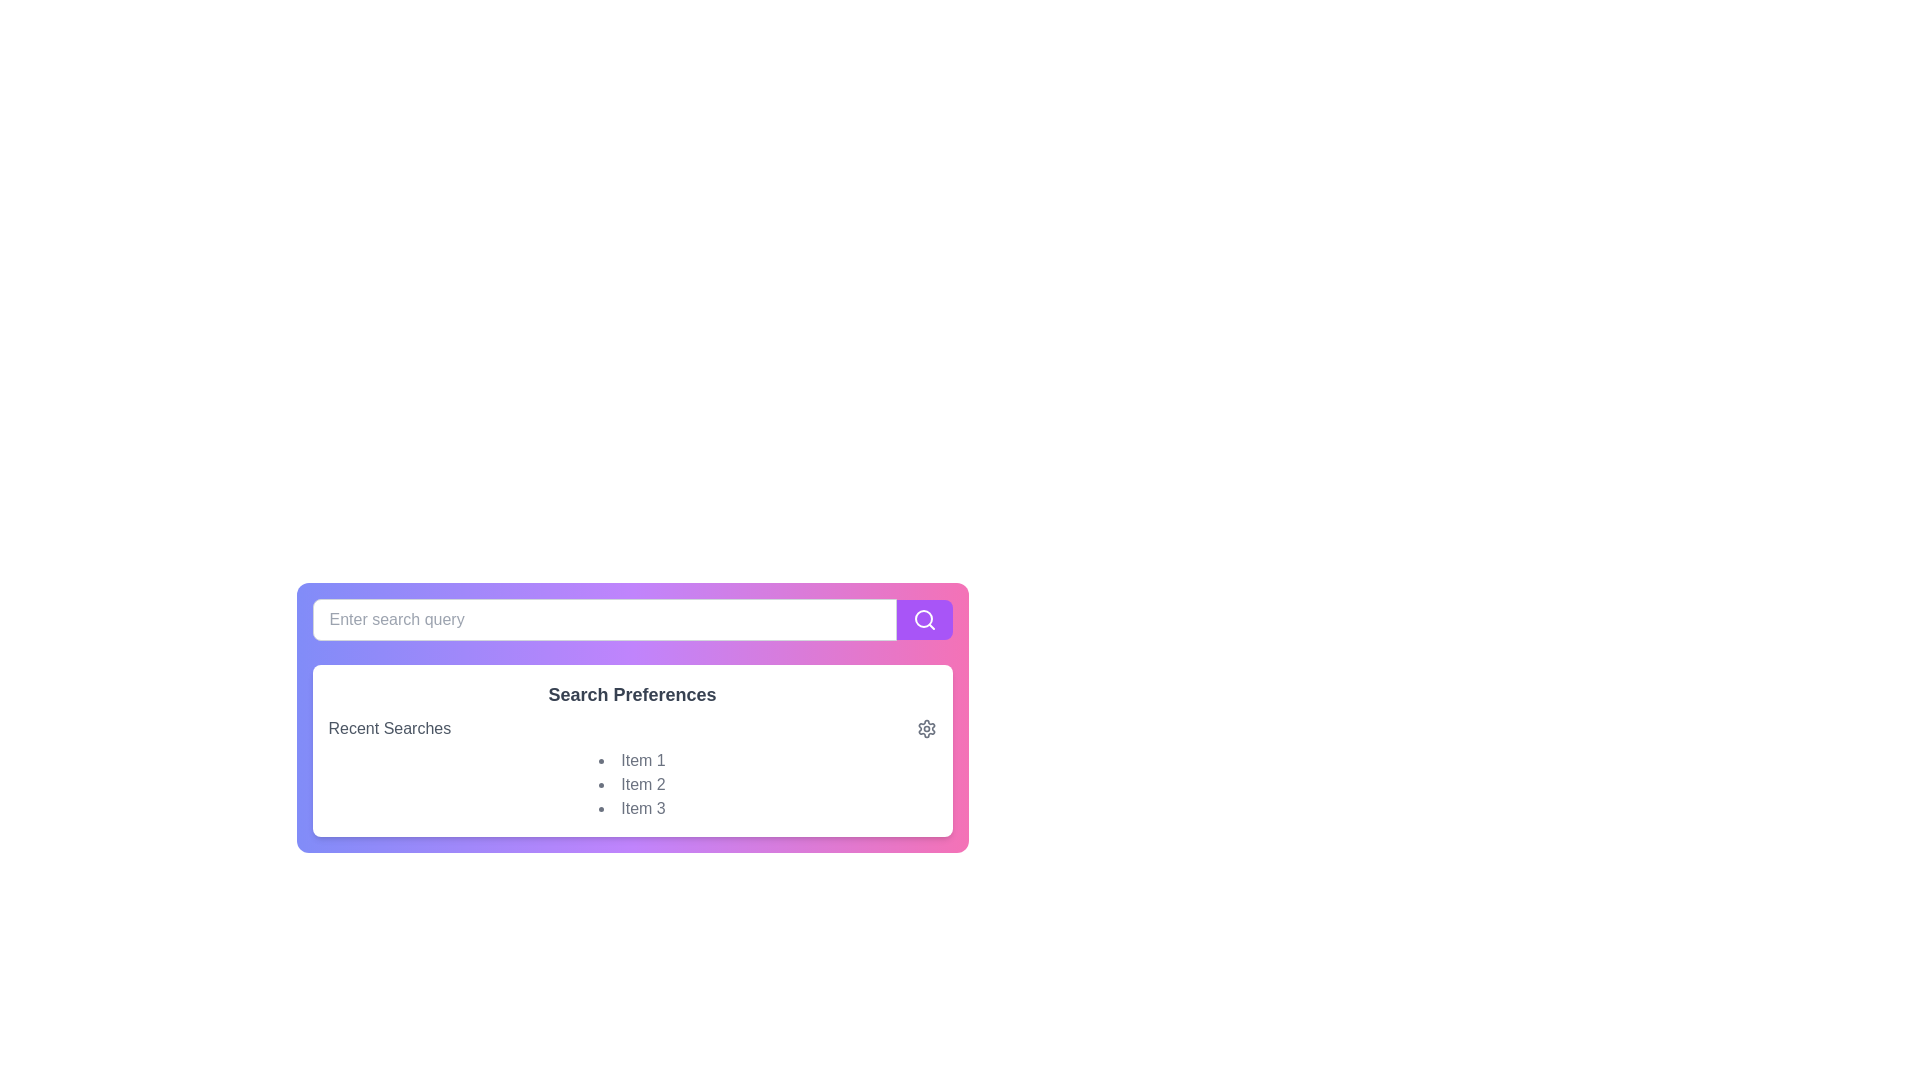  What do you see at coordinates (922, 617) in the screenshot?
I see `the SVG circle representing the magnifying glass icon in the top-right corner of the search bar` at bounding box center [922, 617].